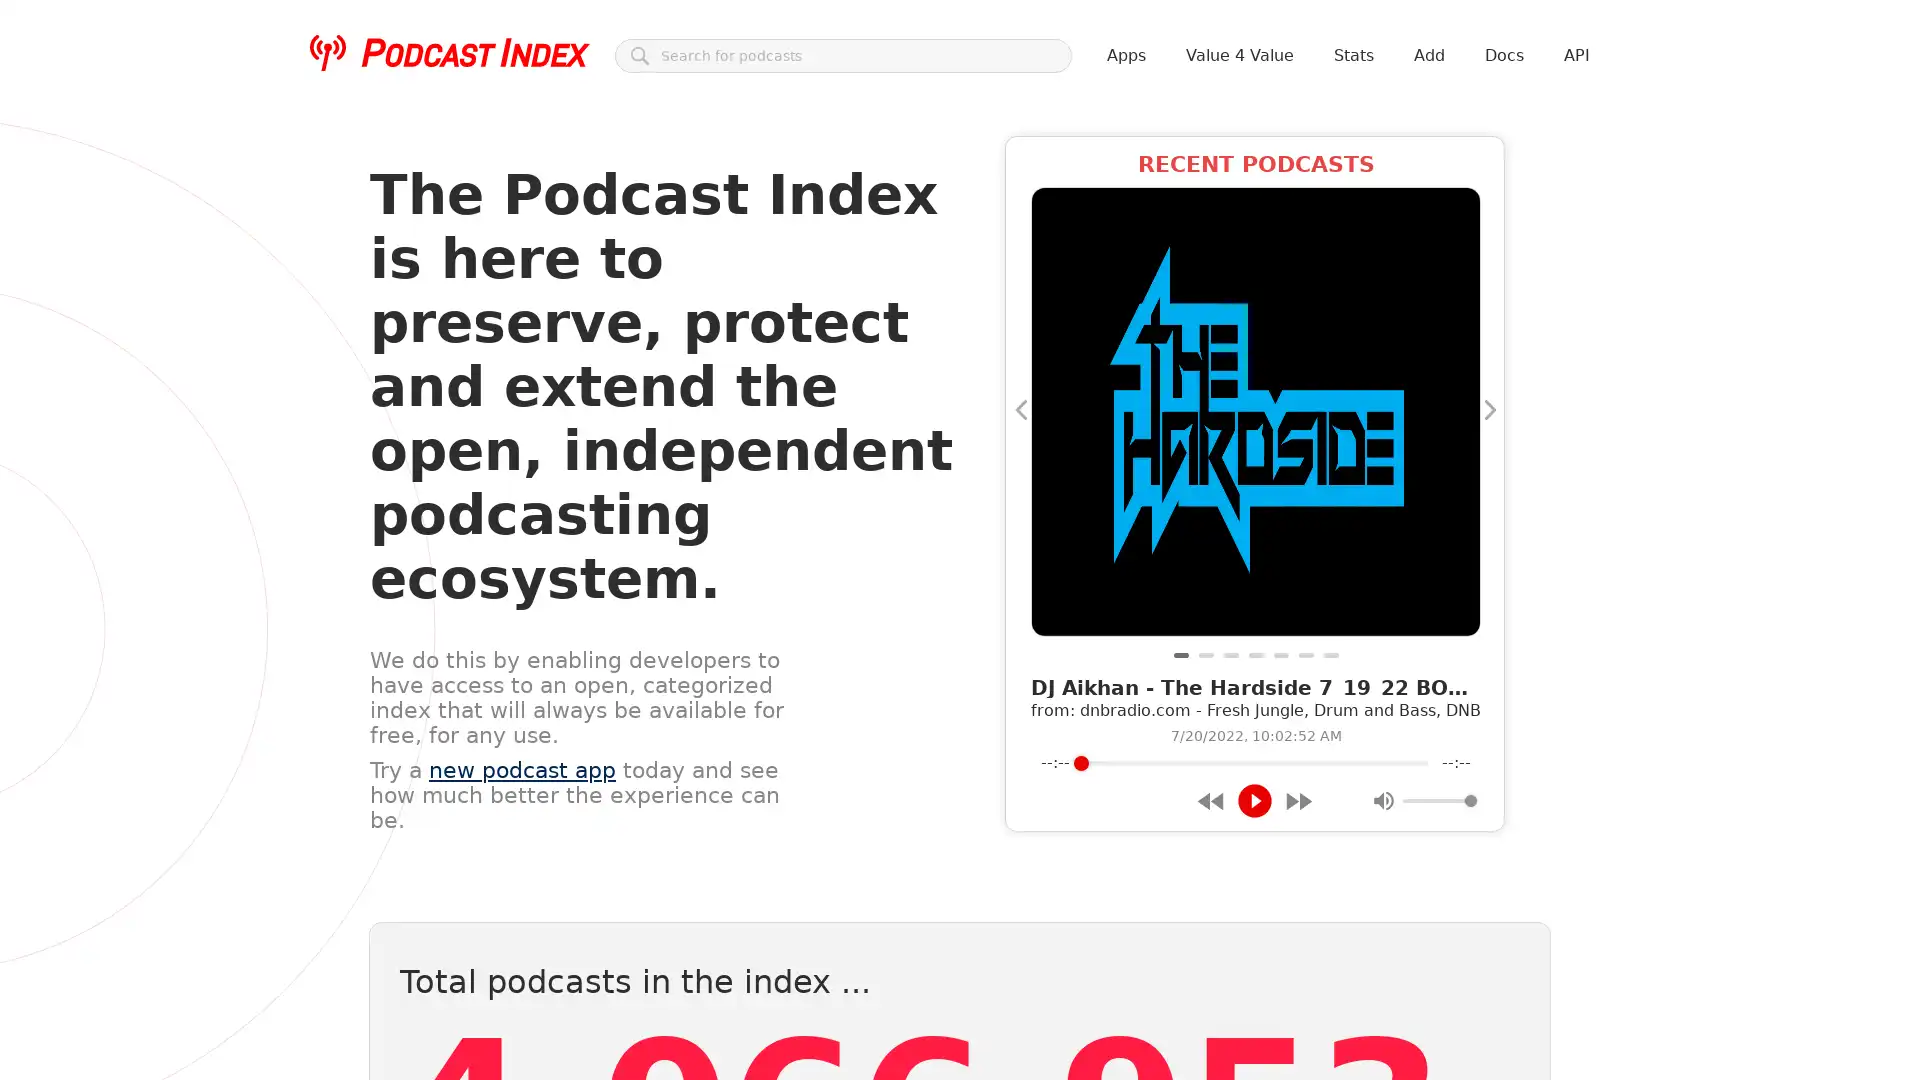 Image resolution: width=1920 pixels, height=1080 pixels. I want to click on Mow, Grow, Know..., so click(1204, 655).